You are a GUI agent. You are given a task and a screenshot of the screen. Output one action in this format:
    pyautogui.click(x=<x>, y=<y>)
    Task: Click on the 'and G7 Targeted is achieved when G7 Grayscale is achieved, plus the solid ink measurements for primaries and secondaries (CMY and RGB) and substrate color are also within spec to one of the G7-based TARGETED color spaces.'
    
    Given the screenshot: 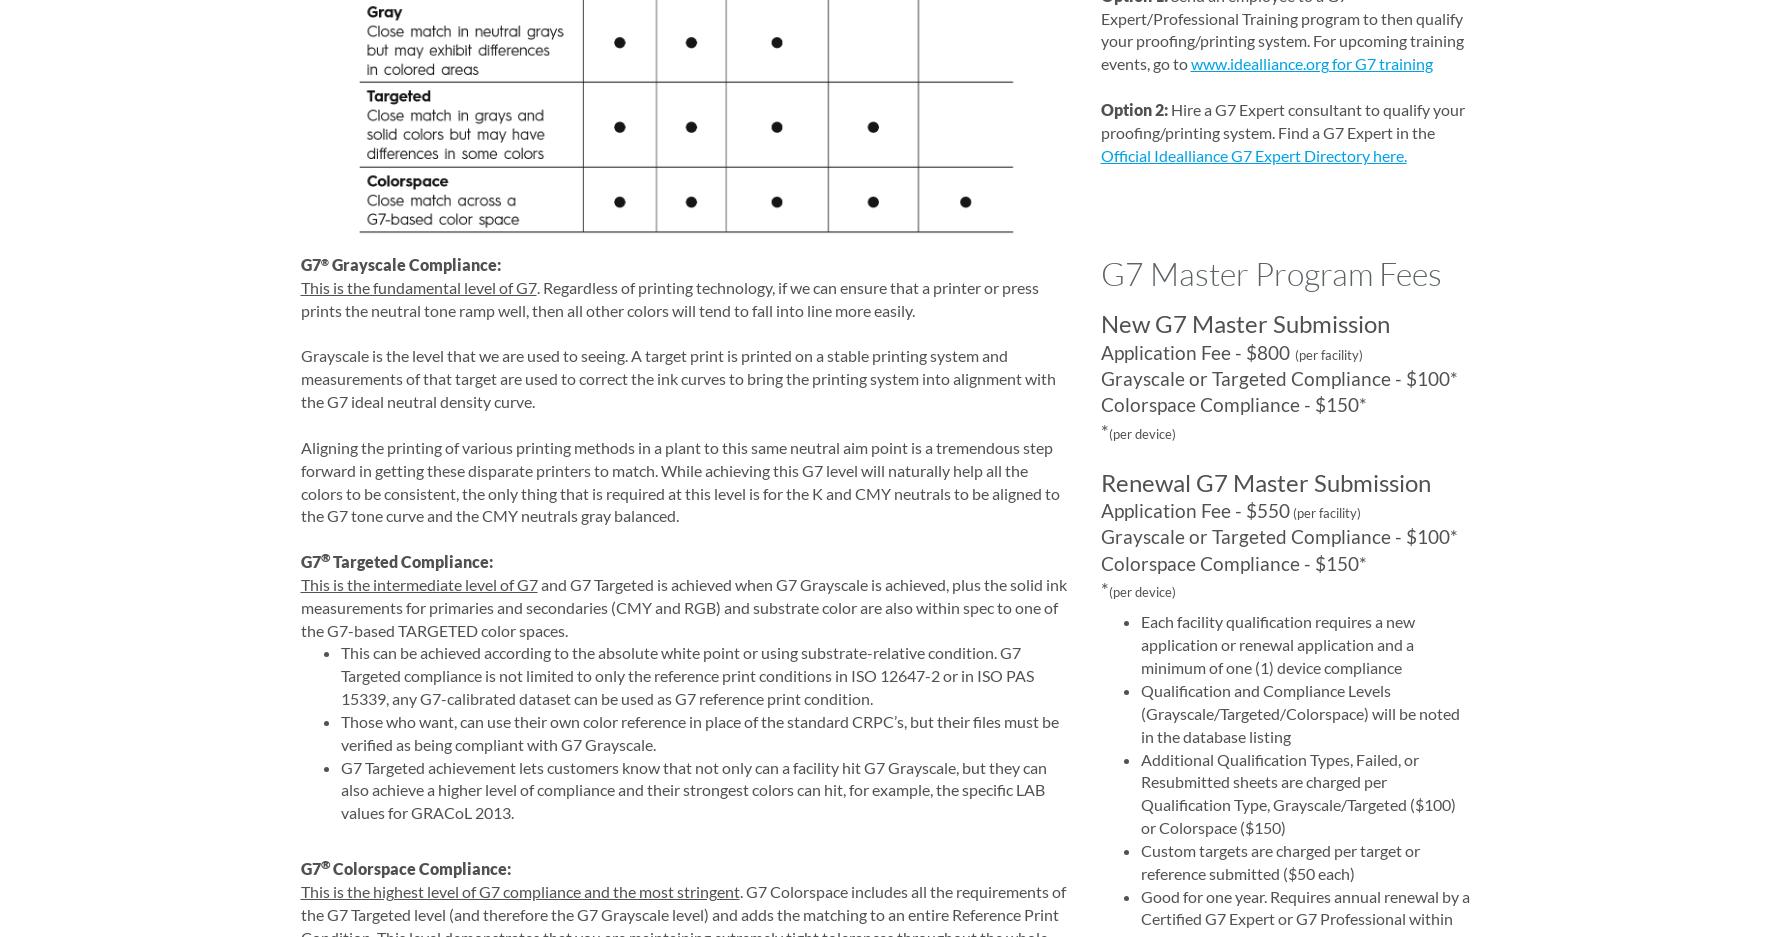 What is the action you would take?
    pyautogui.click(x=683, y=605)
    